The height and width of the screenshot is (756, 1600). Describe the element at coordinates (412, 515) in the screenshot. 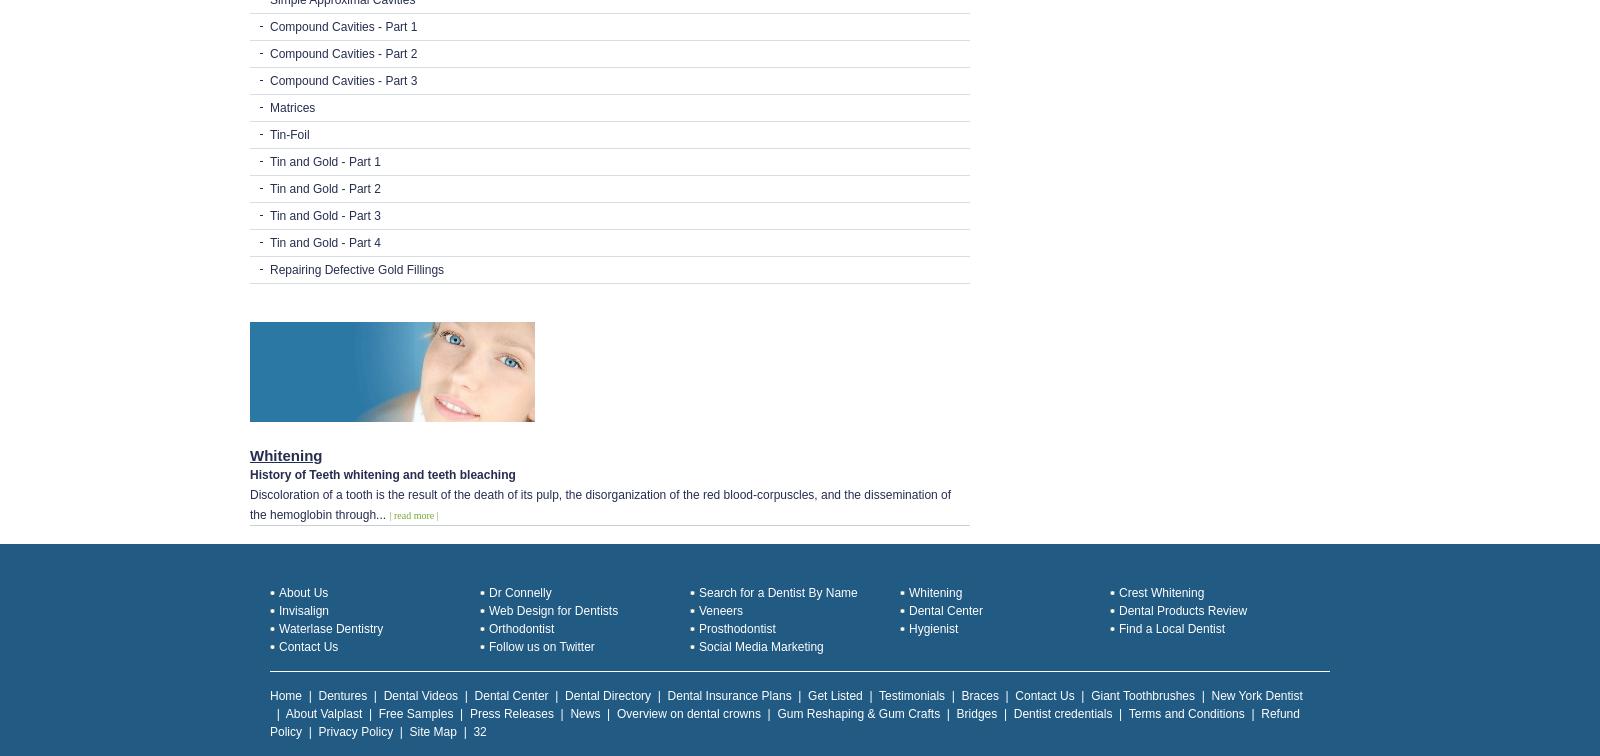

I see `'| read more |'` at that location.